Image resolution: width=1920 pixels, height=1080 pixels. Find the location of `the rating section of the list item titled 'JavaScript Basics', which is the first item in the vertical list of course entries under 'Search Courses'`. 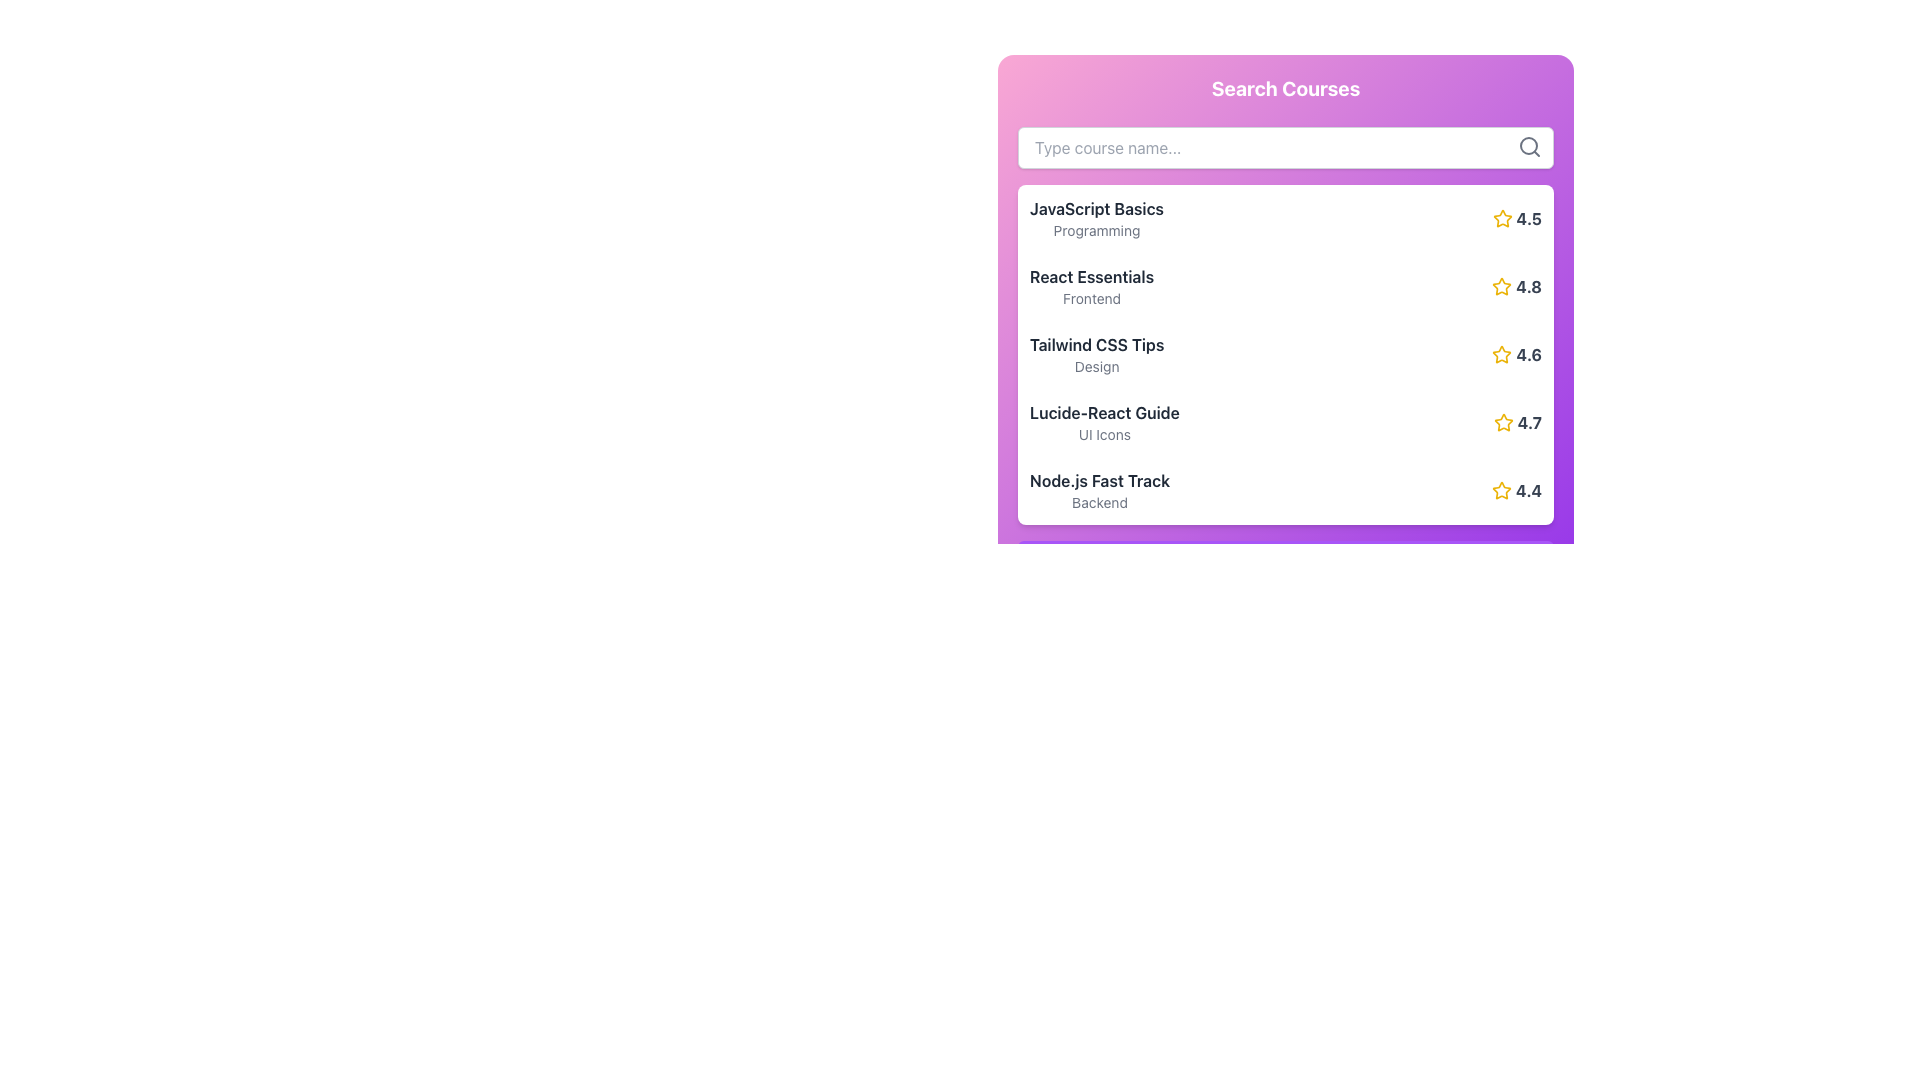

the rating section of the list item titled 'JavaScript Basics', which is the first item in the vertical list of course entries under 'Search Courses' is located at coordinates (1286, 219).